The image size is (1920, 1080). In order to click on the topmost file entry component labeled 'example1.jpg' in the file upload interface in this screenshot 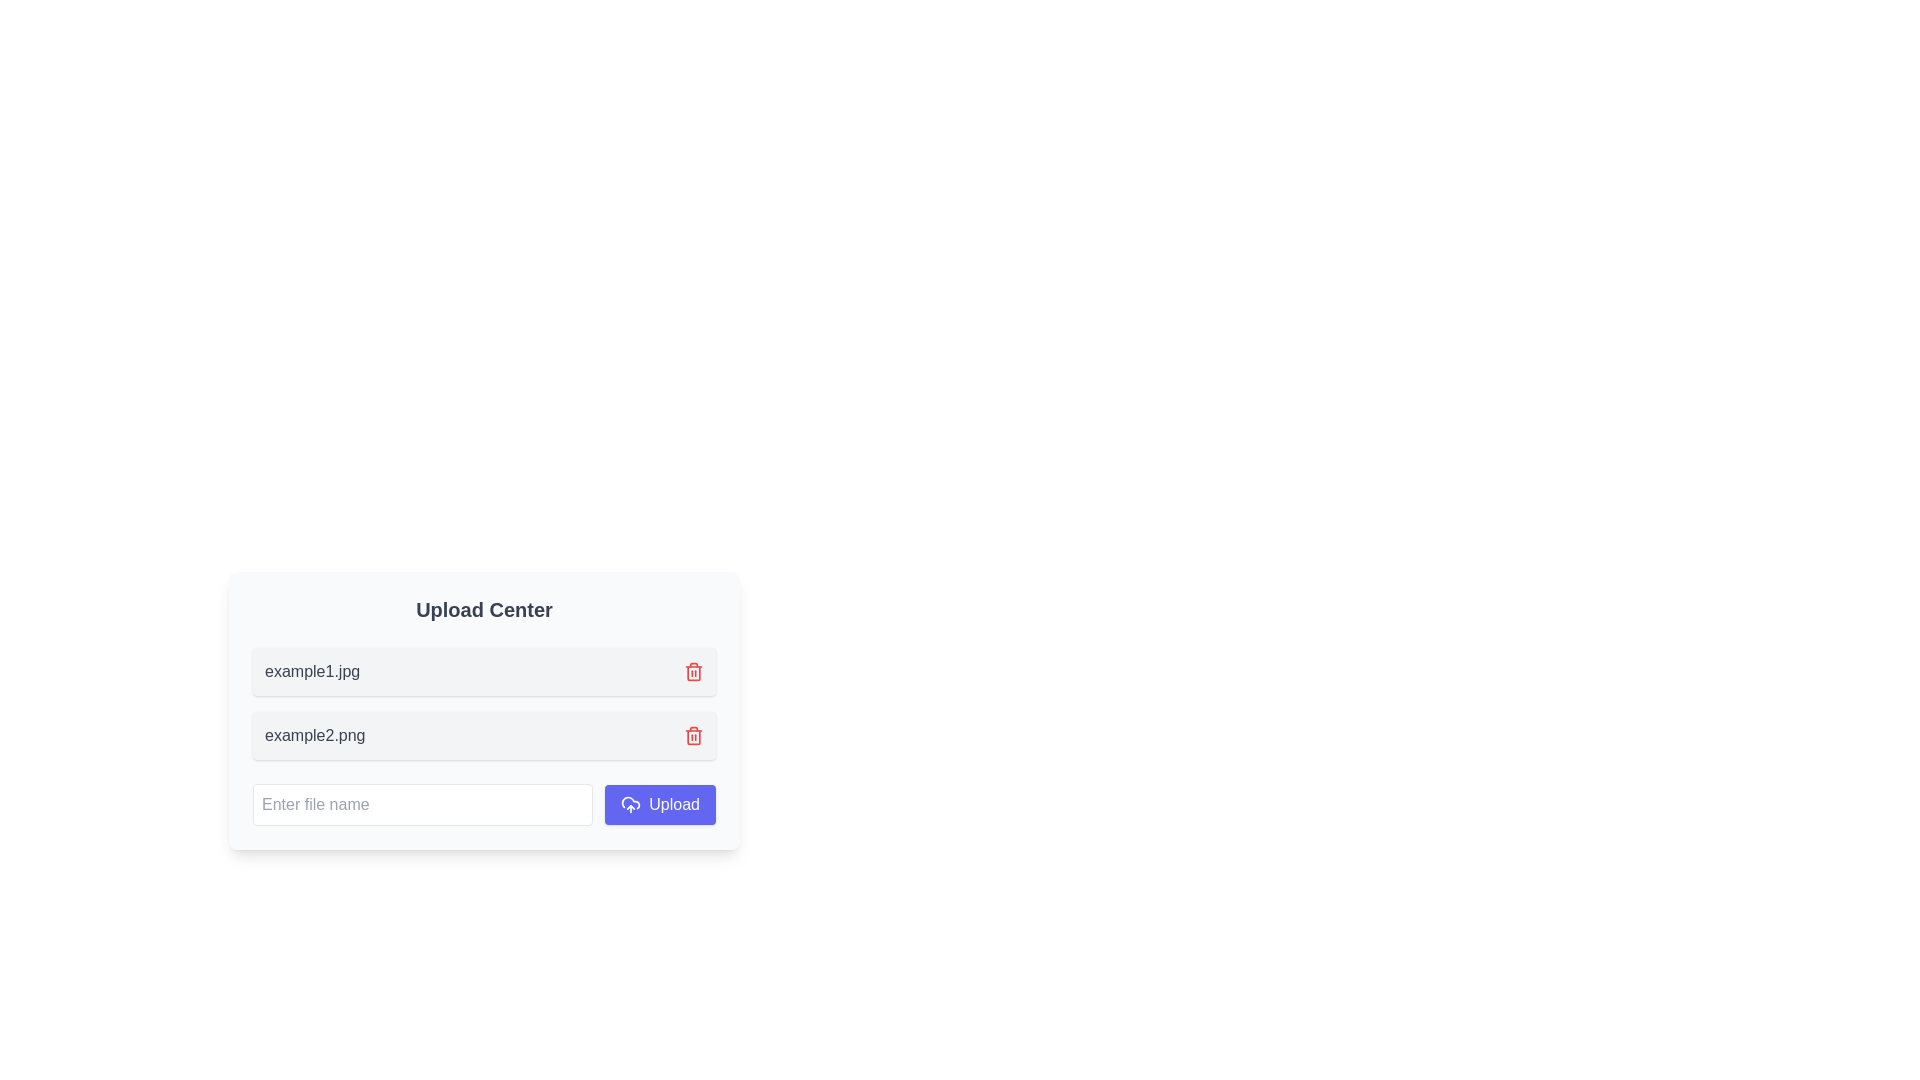, I will do `click(484, 671)`.